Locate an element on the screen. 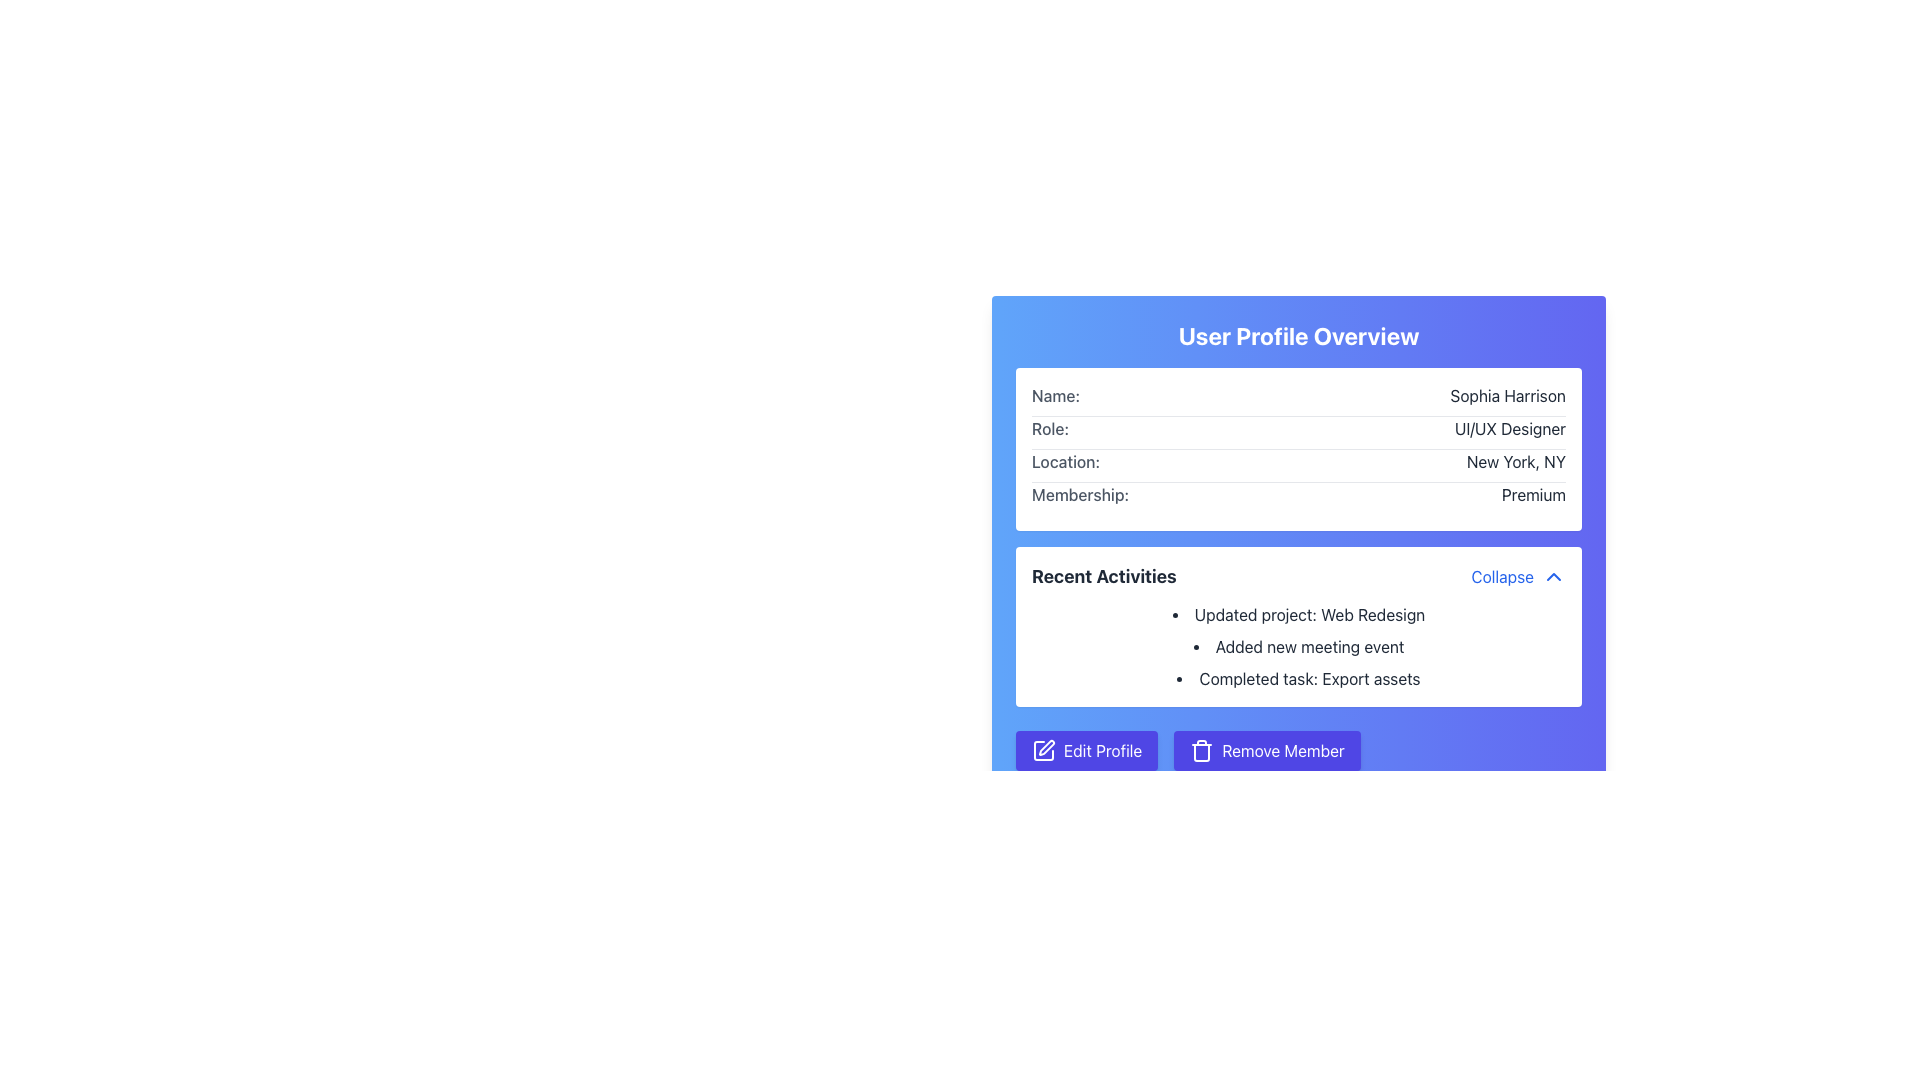 The image size is (1920, 1080). informational text of the first list item in the 'Recent Activities' section of the User Profile Overview is located at coordinates (1299, 613).